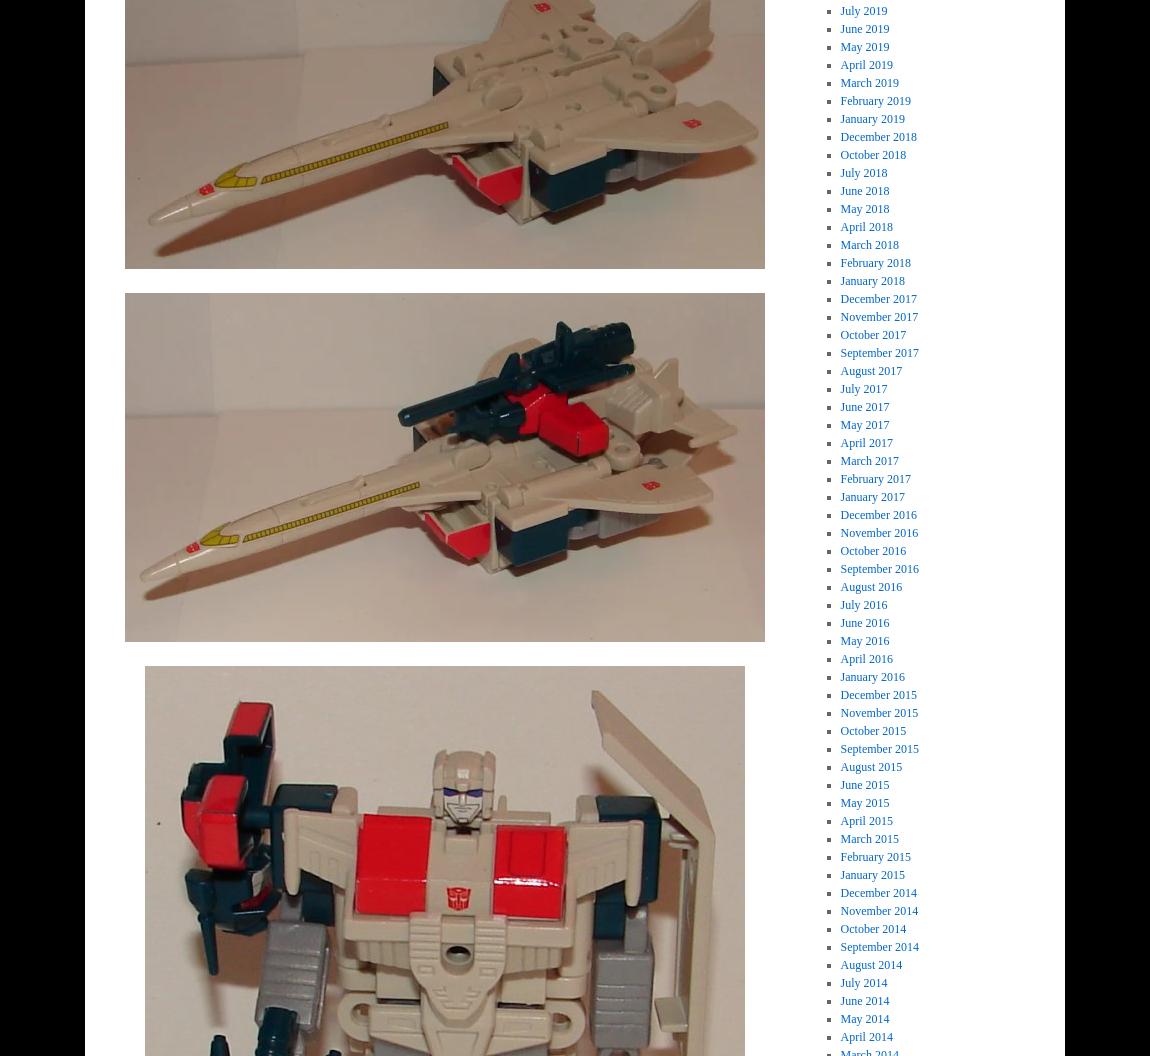 The width and height of the screenshot is (1150, 1056). I want to click on 'January 2017', so click(872, 495).